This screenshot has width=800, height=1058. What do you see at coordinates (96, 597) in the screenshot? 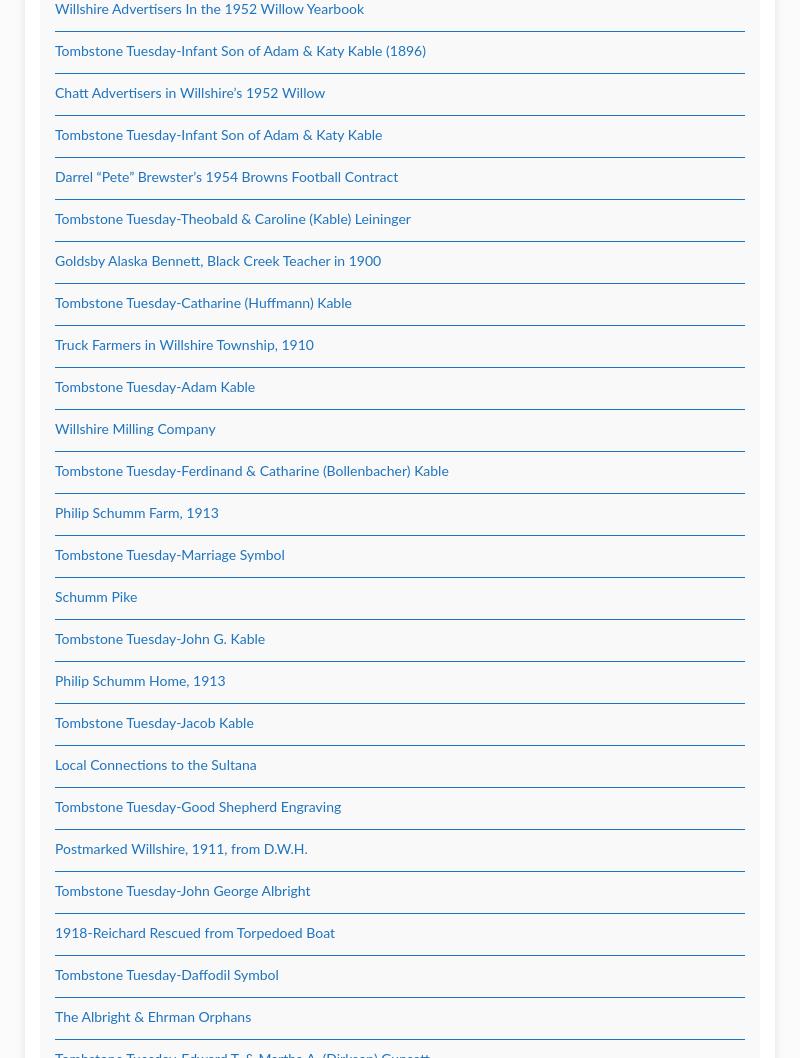
I see `'Schumm Pike'` at bounding box center [96, 597].